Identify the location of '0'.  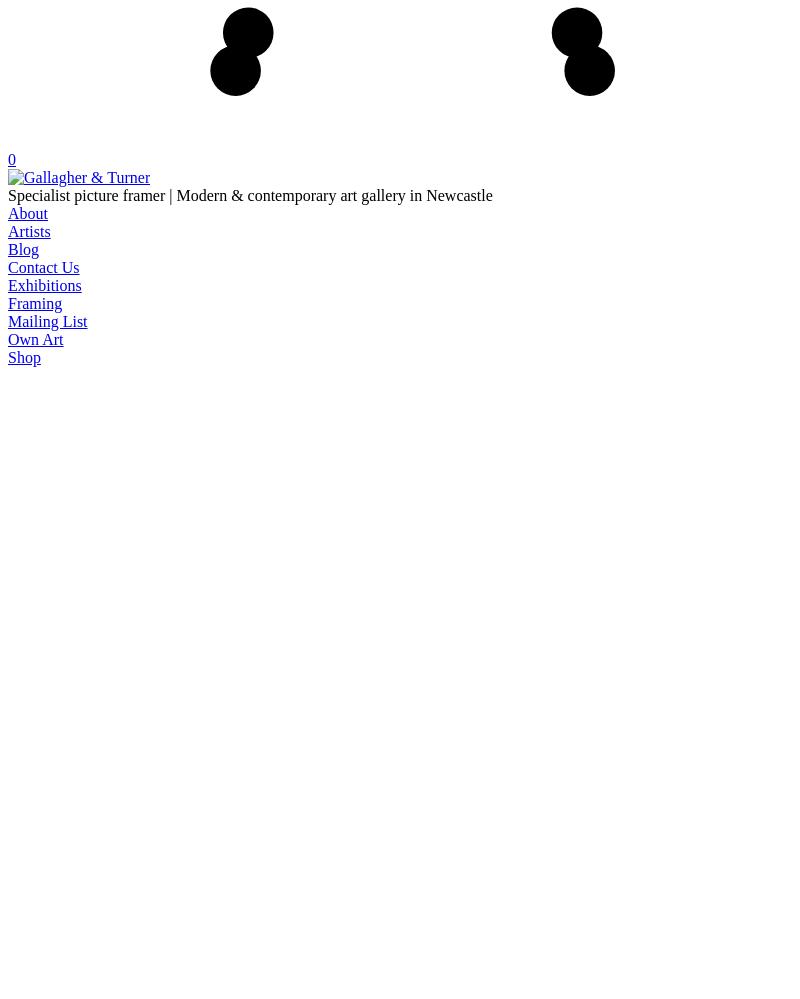
(12, 158).